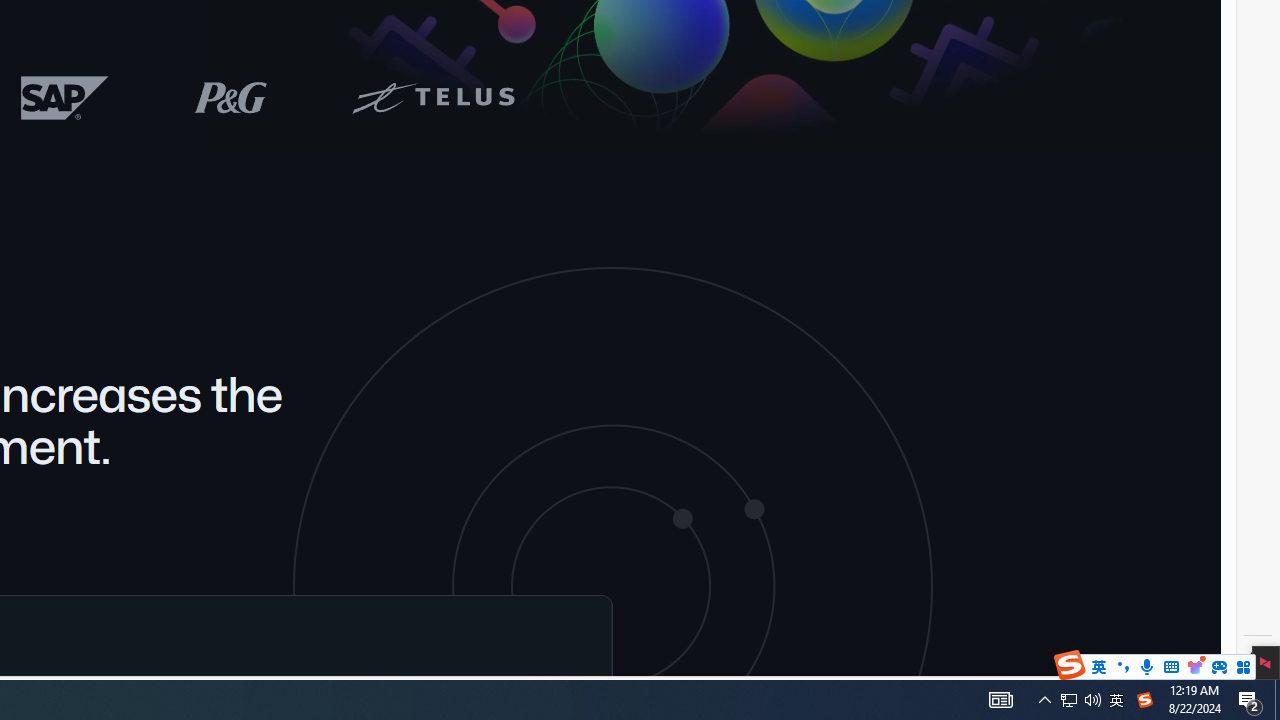 The width and height of the screenshot is (1280, 720). What do you see at coordinates (1250, 698) in the screenshot?
I see `'Show desktop'` at bounding box center [1250, 698].